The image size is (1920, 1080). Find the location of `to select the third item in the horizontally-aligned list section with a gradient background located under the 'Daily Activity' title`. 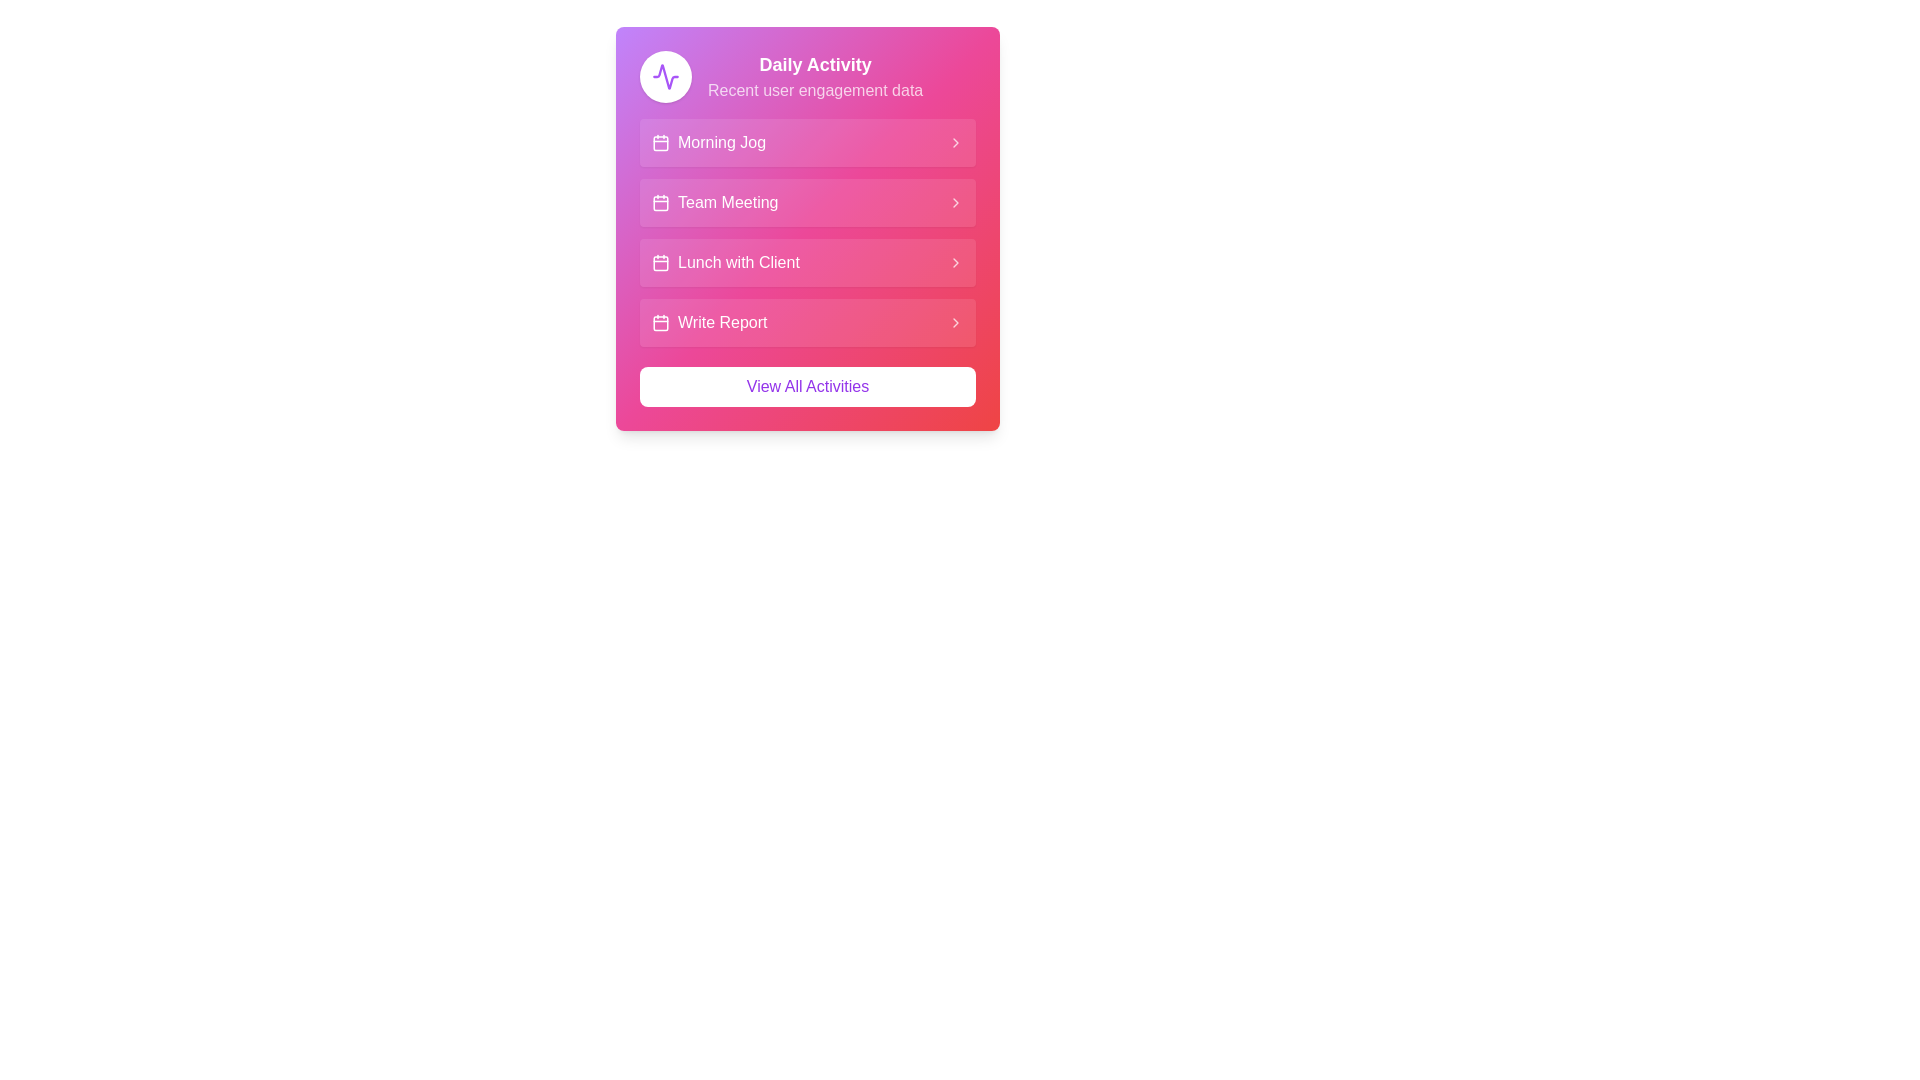

to select the third item in the horizontally-aligned list section with a gradient background located under the 'Daily Activity' title is located at coordinates (807, 231).